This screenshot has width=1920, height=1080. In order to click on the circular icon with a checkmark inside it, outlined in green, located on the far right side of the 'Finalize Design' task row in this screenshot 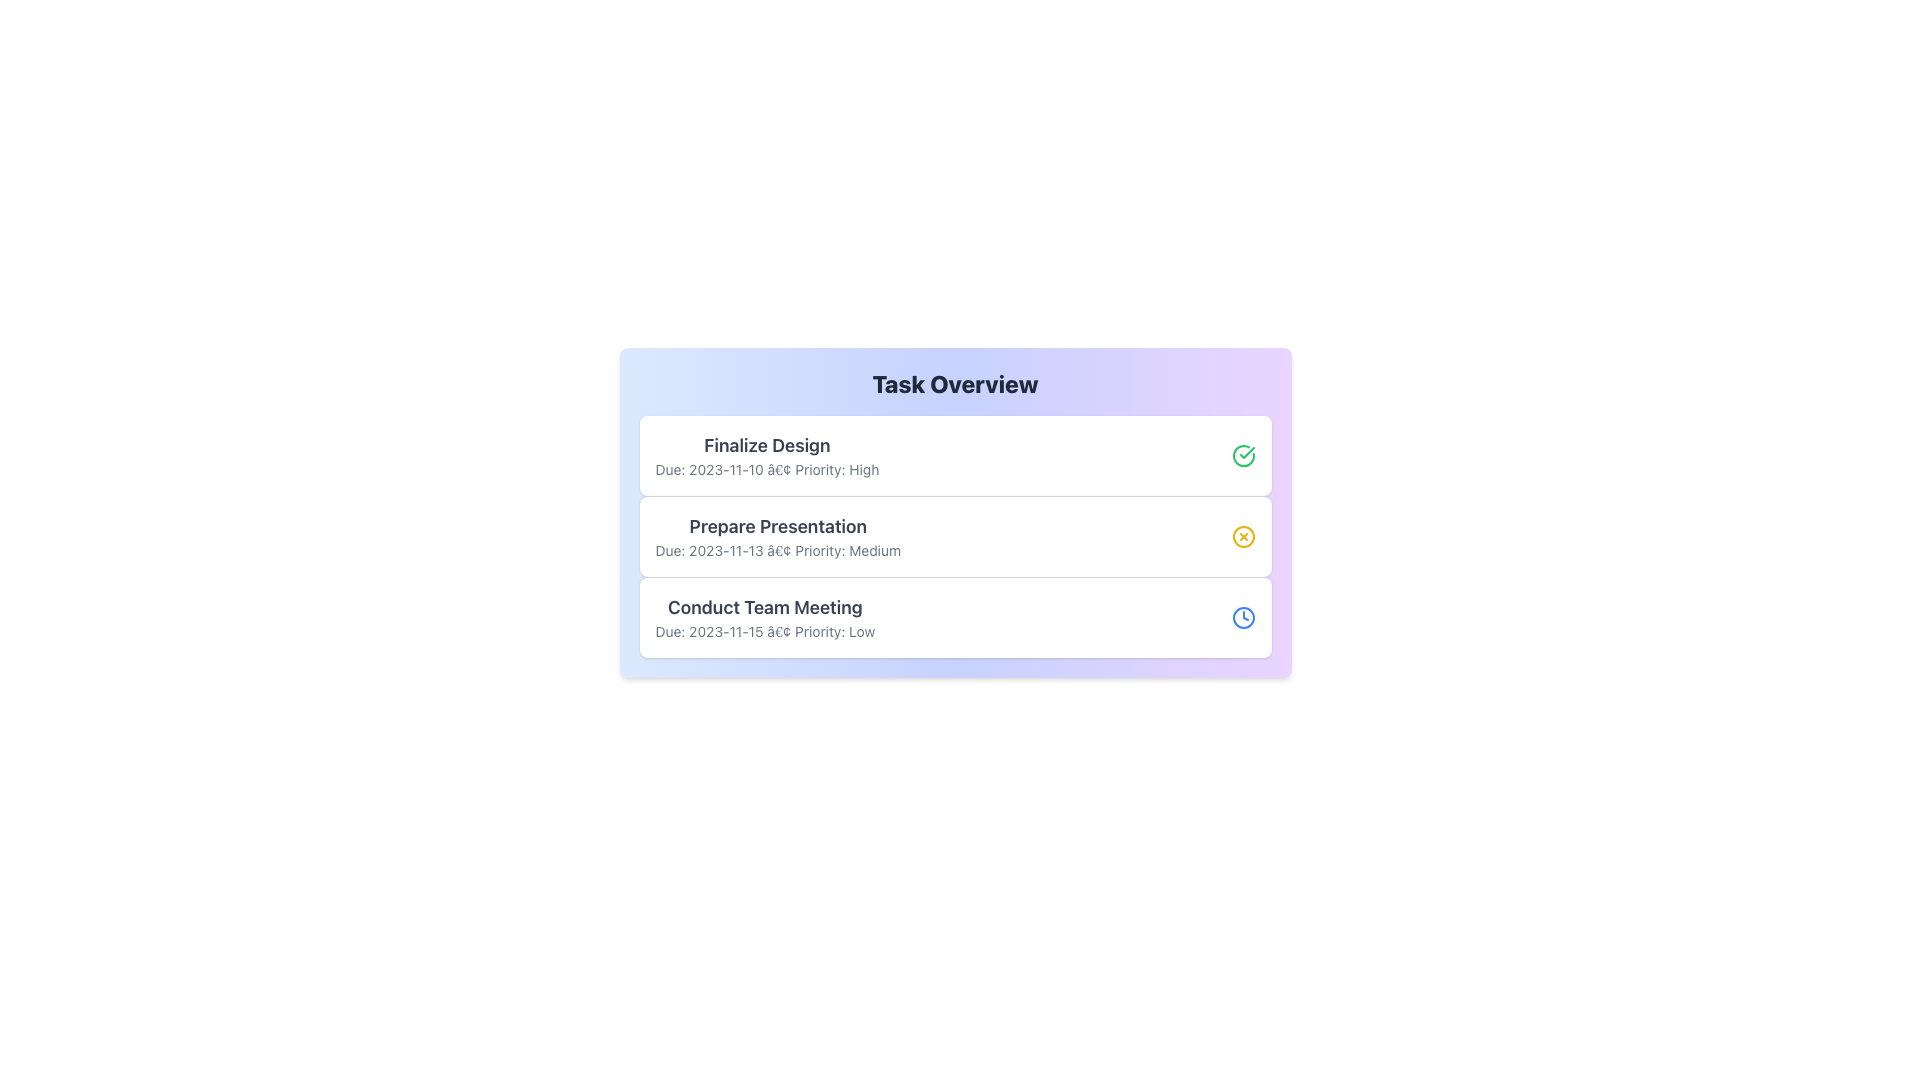, I will do `click(1242, 455)`.